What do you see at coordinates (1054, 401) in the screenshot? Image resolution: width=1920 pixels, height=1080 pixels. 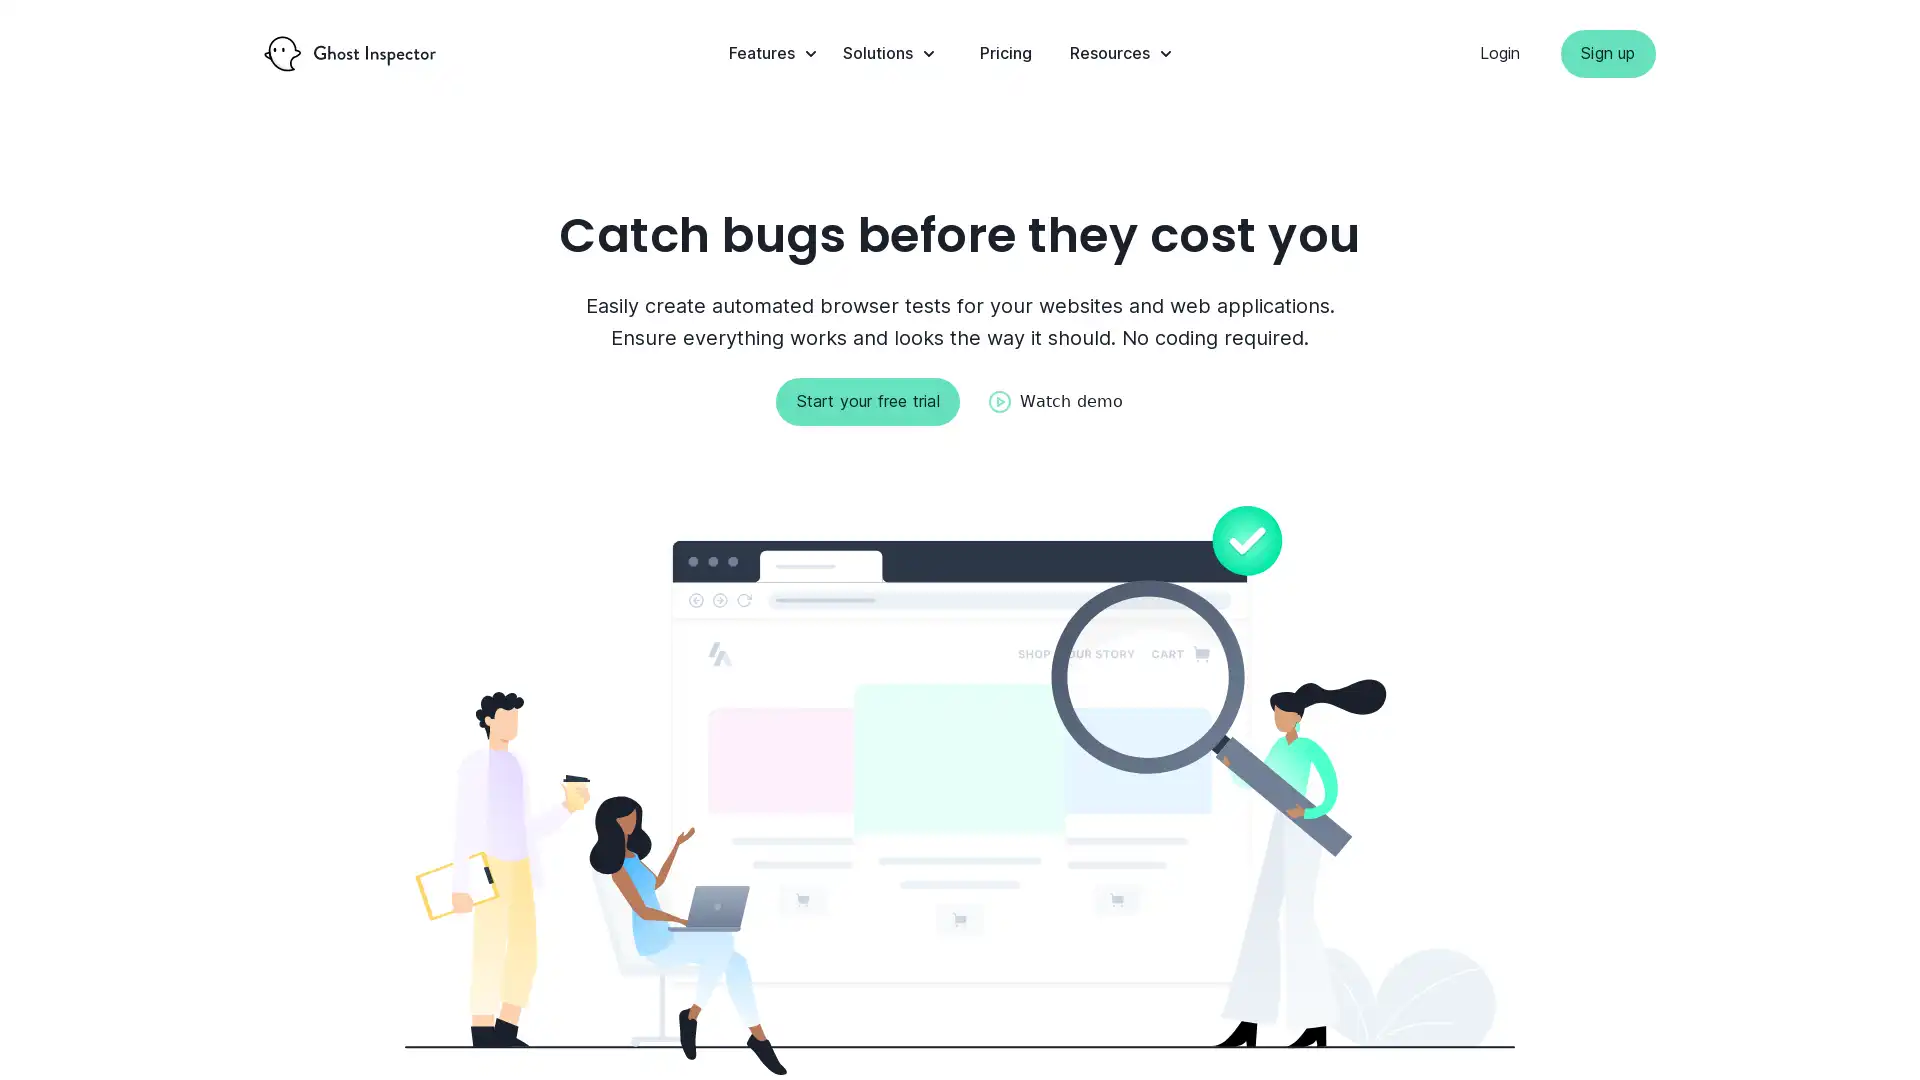 I see `Watch demo` at bounding box center [1054, 401].